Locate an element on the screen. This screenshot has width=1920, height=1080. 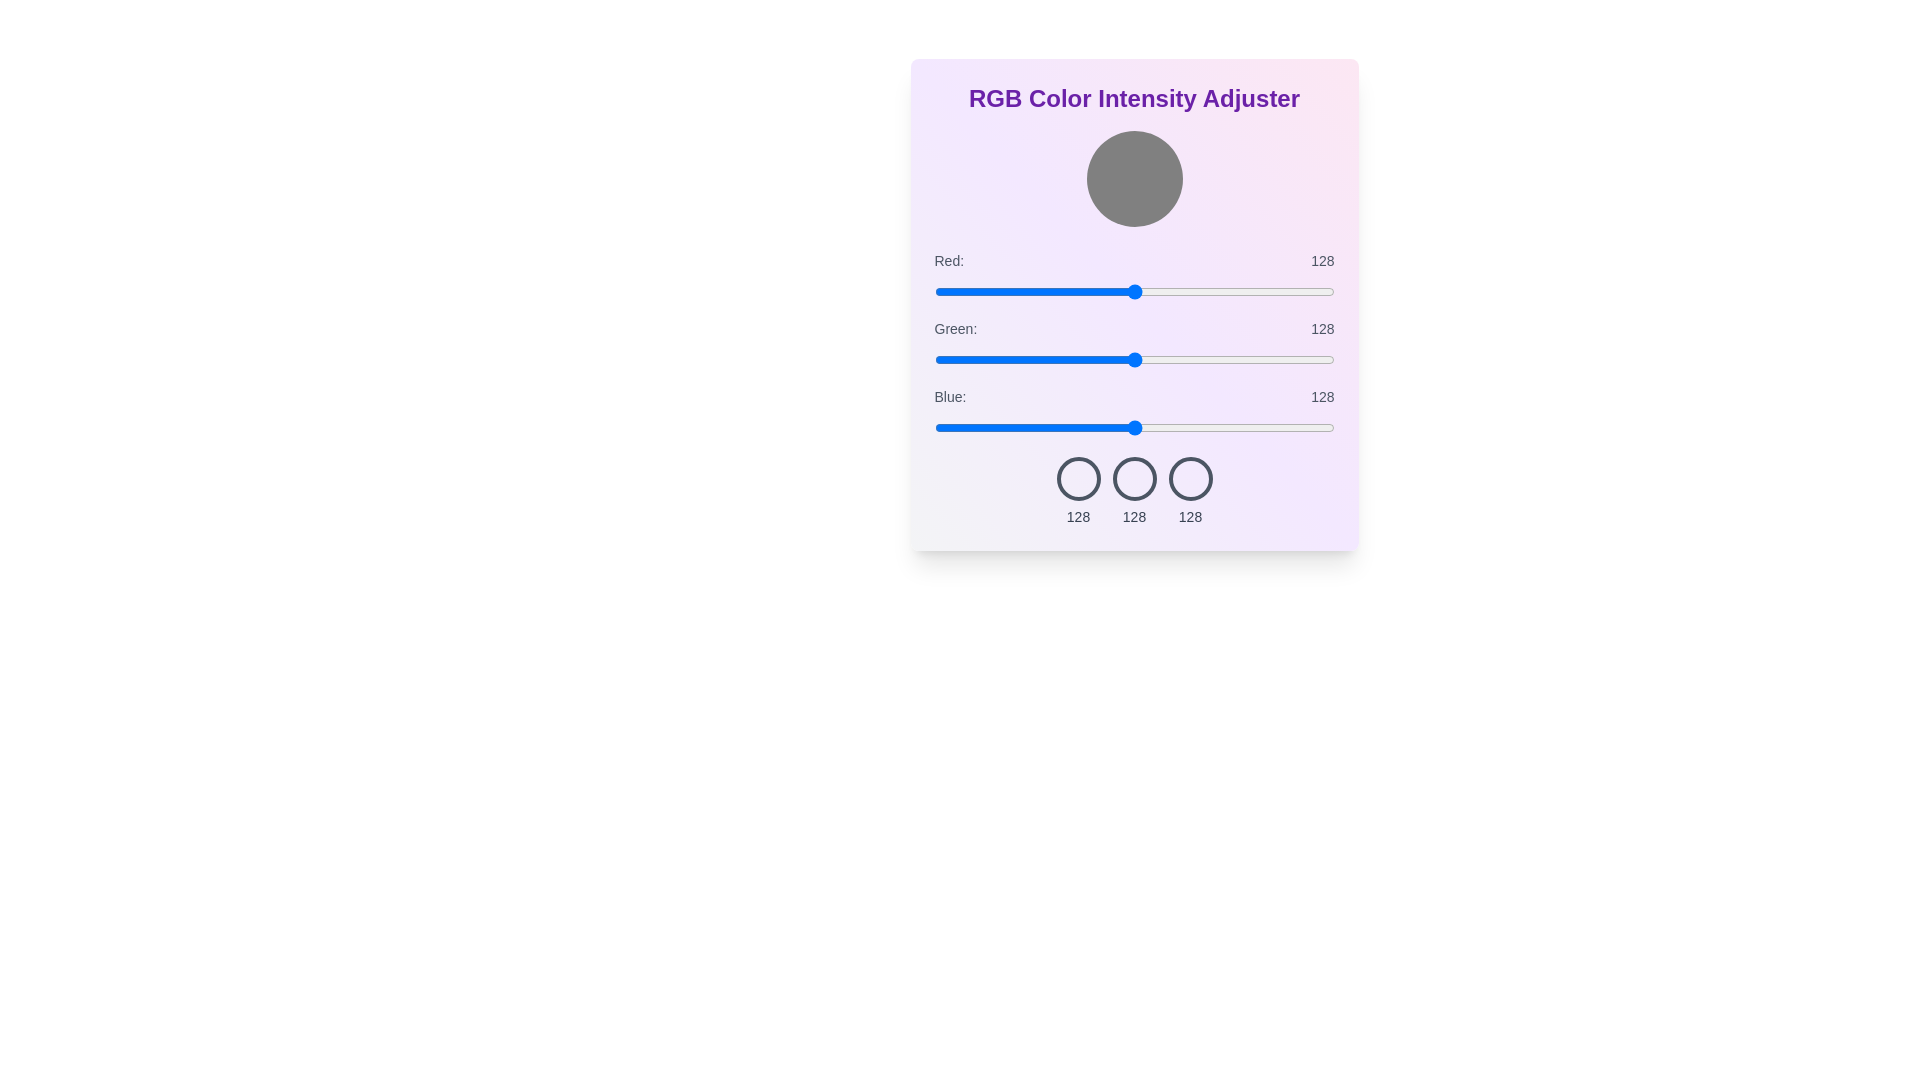
the green slider to set its intensity to 38 is located at coordinates (994, 358).